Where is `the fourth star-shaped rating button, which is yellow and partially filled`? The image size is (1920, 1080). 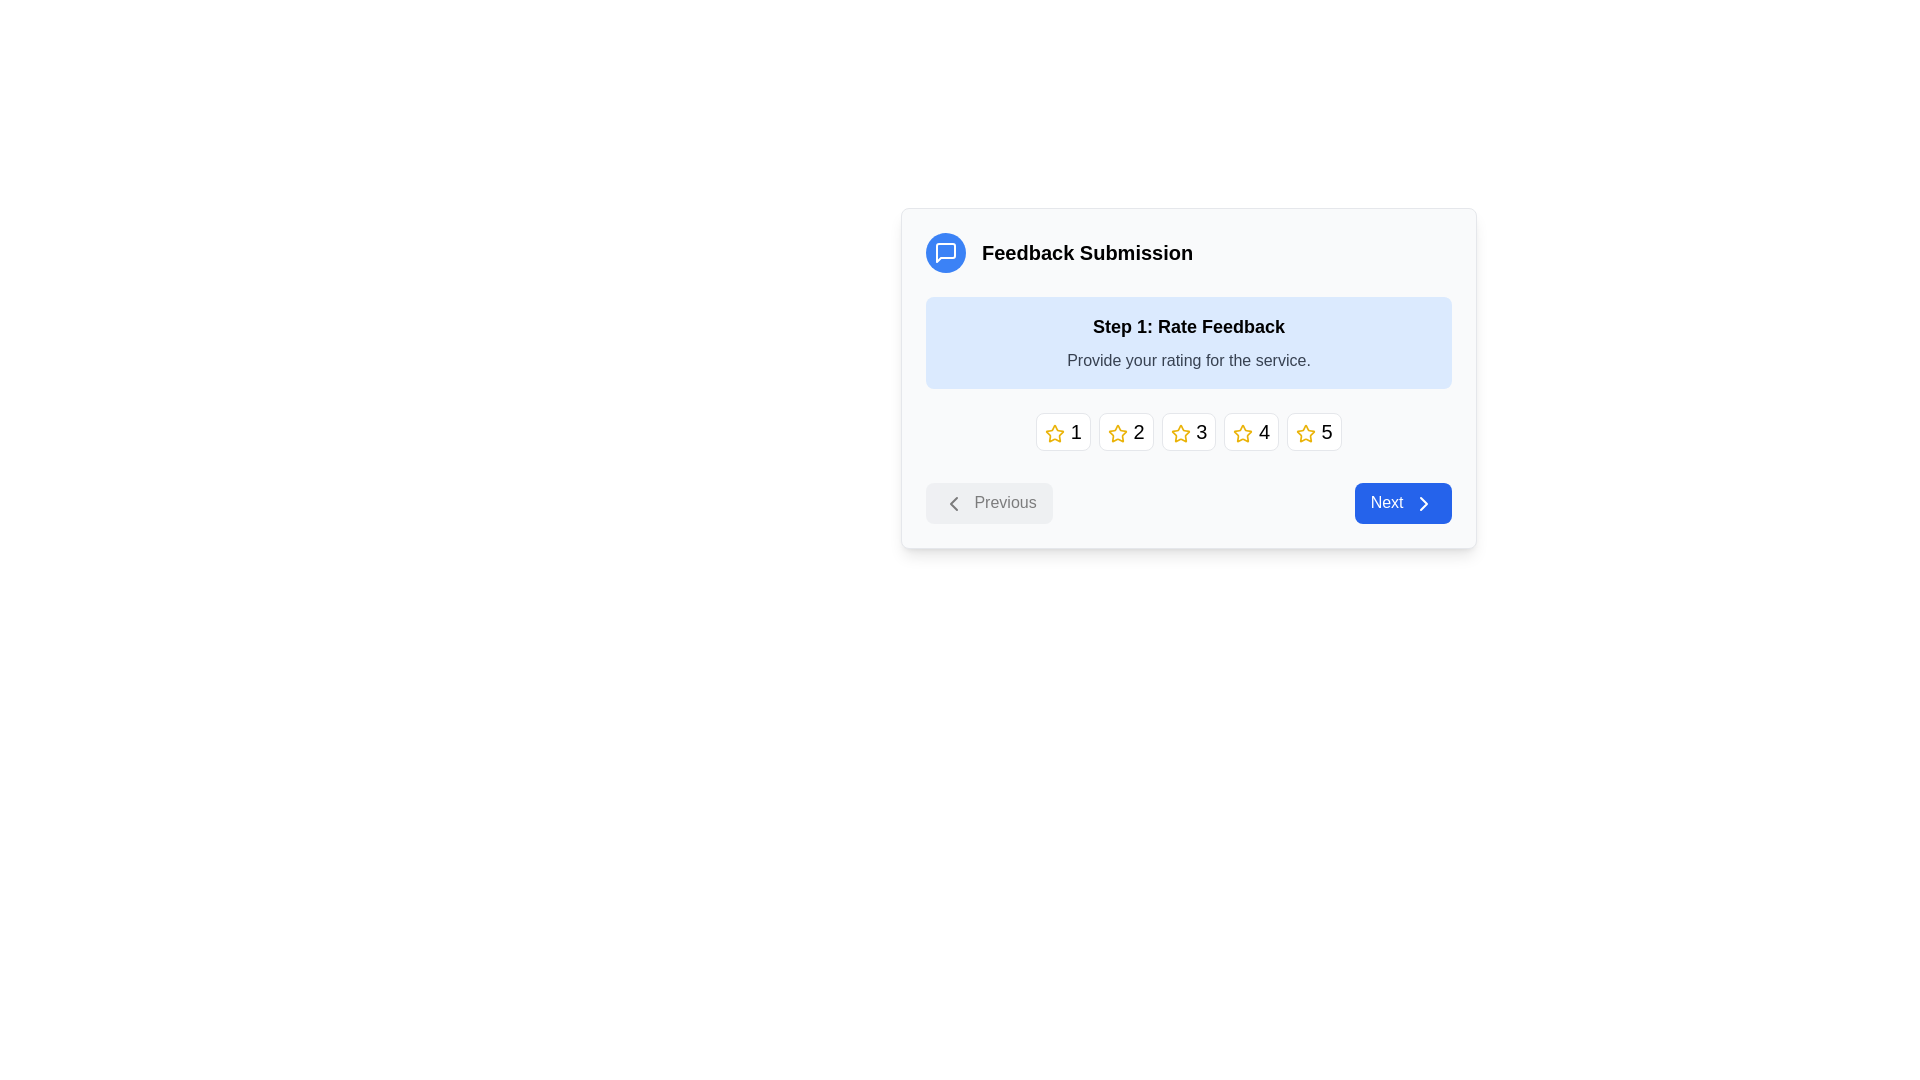 the fourth star-shaped rating button, which is yellow and partially filled is located at coordinates (1242, 432).